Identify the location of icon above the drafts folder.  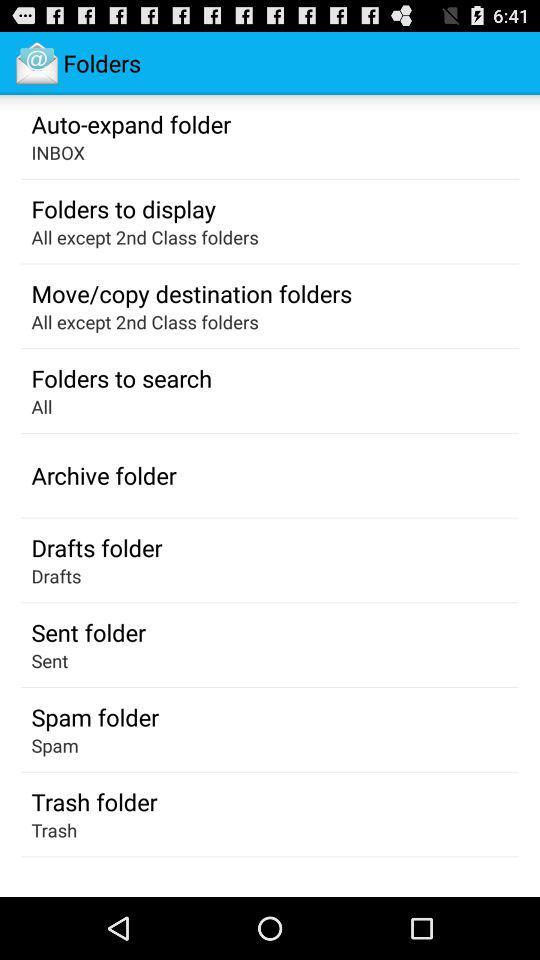
(104, 475).